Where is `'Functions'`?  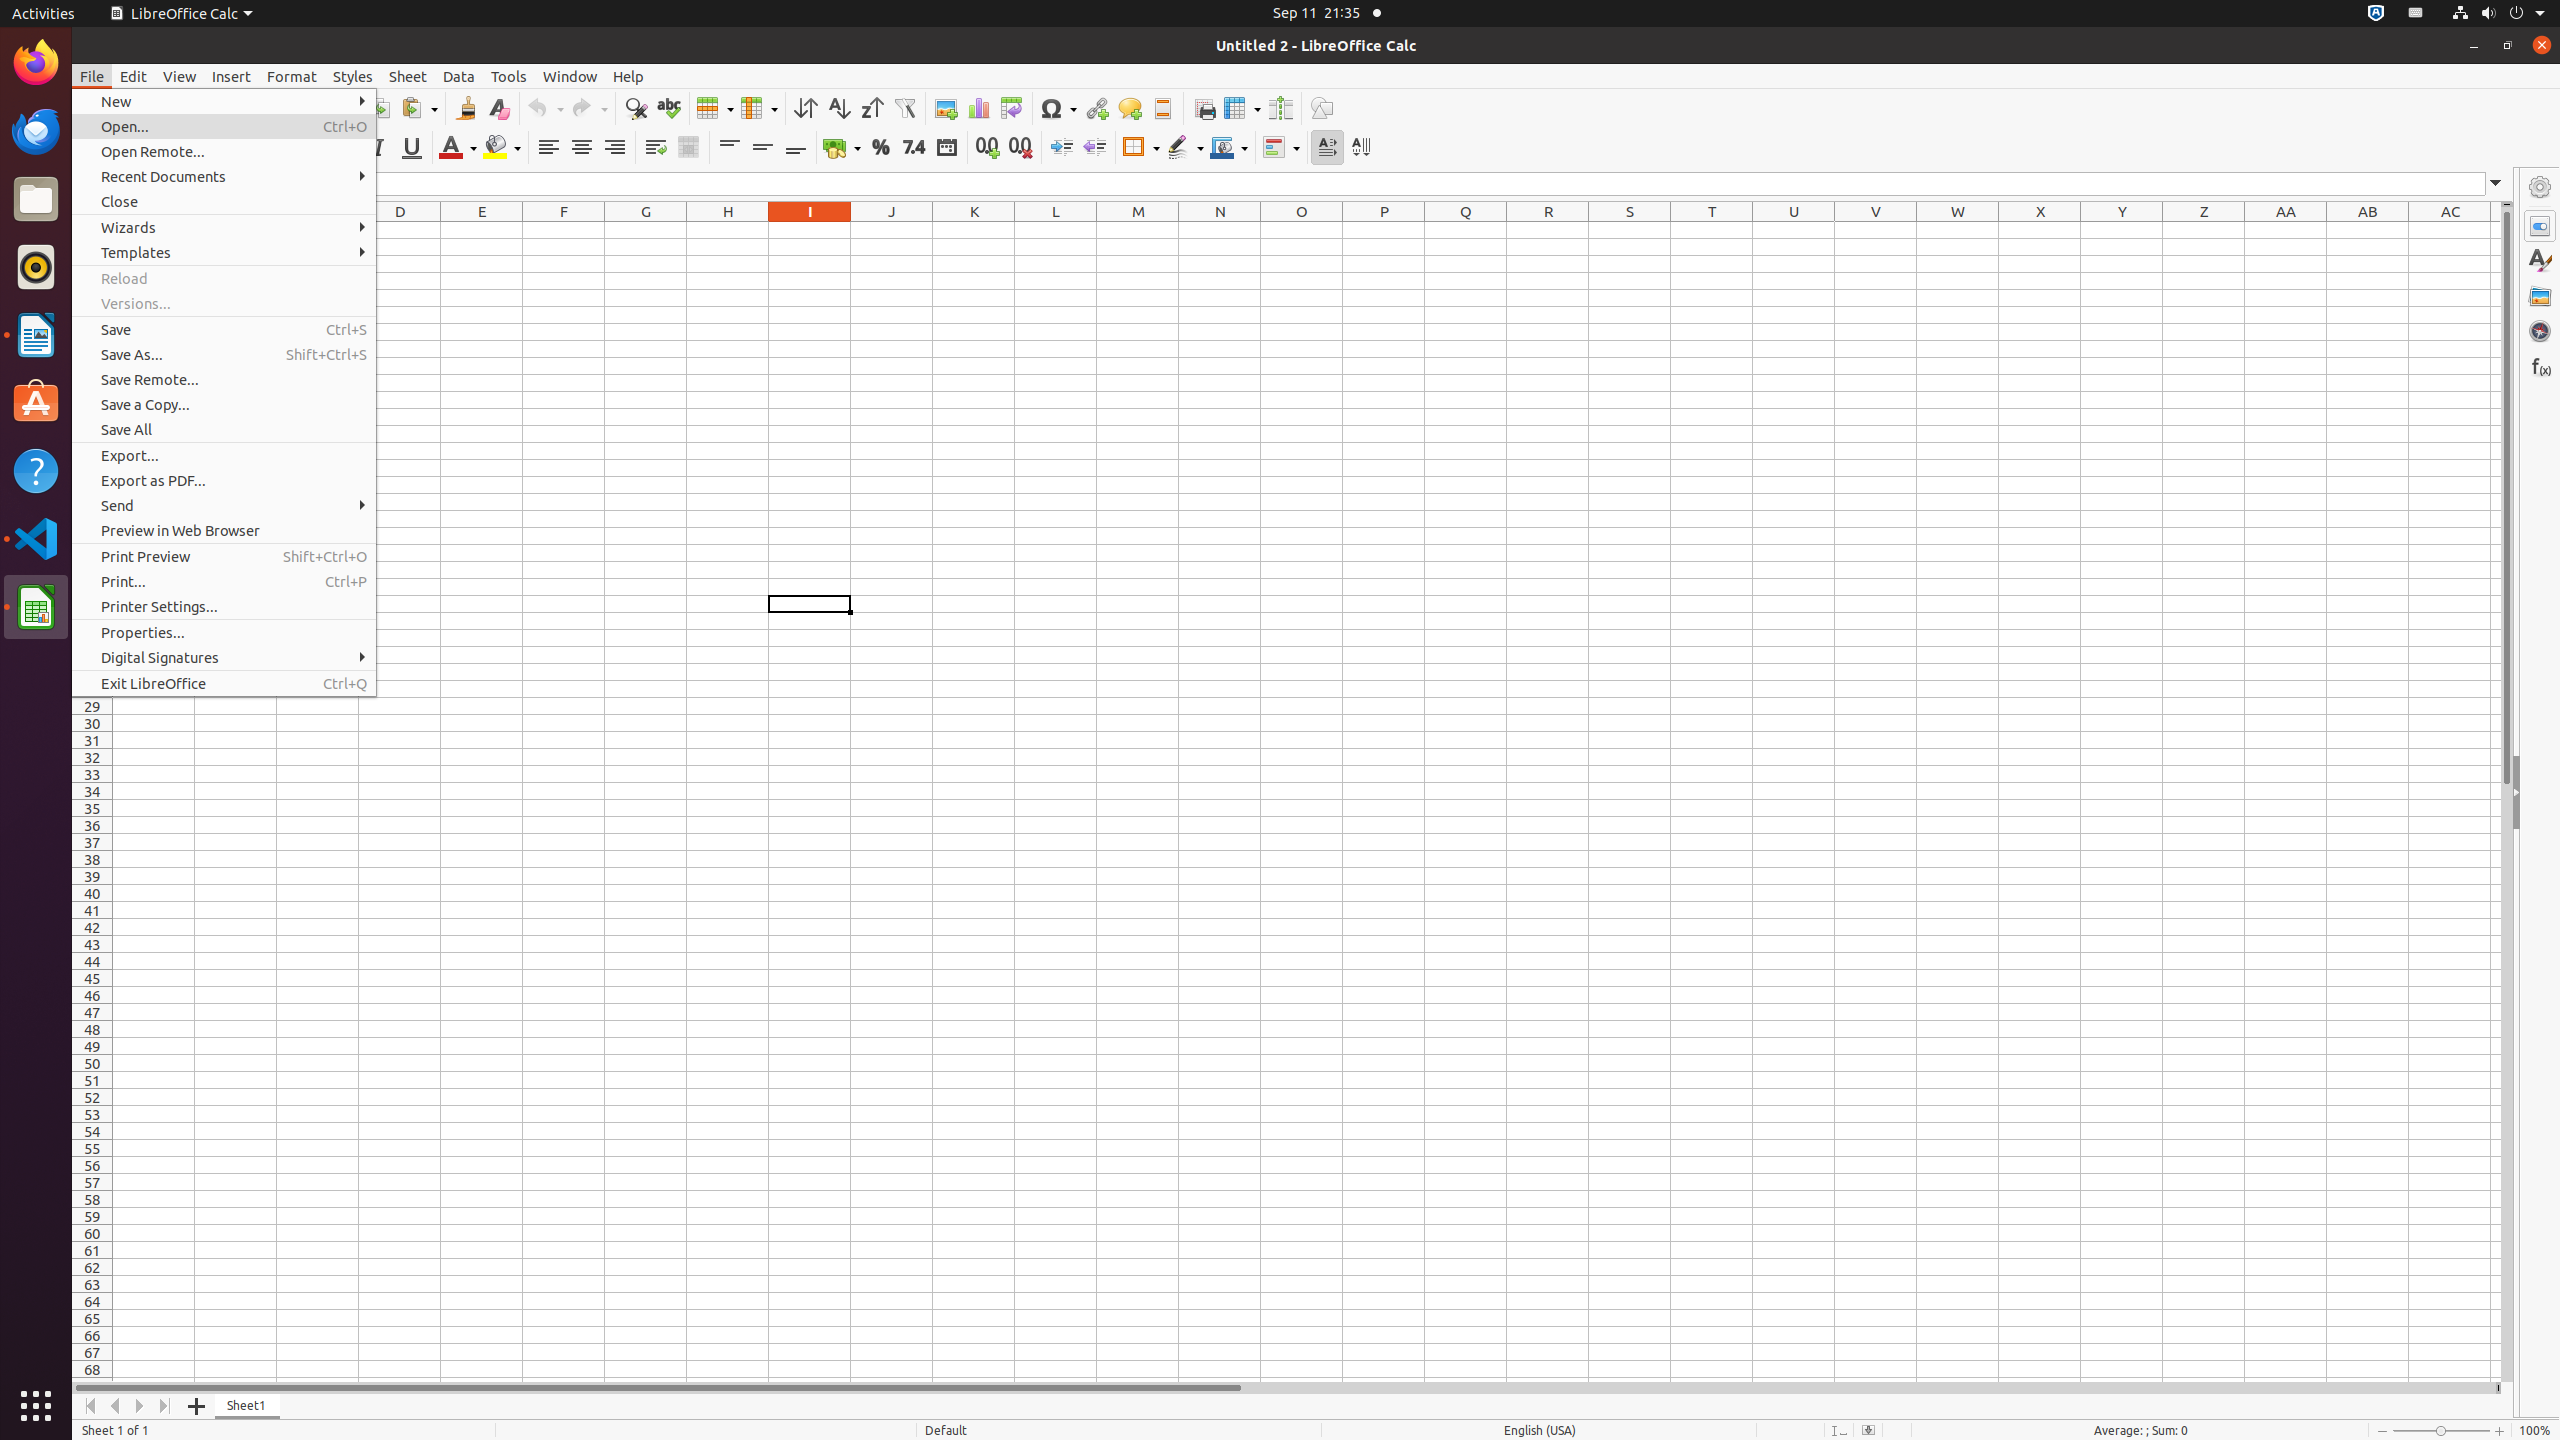 'Functions' is located at coordinates (2539, 365).